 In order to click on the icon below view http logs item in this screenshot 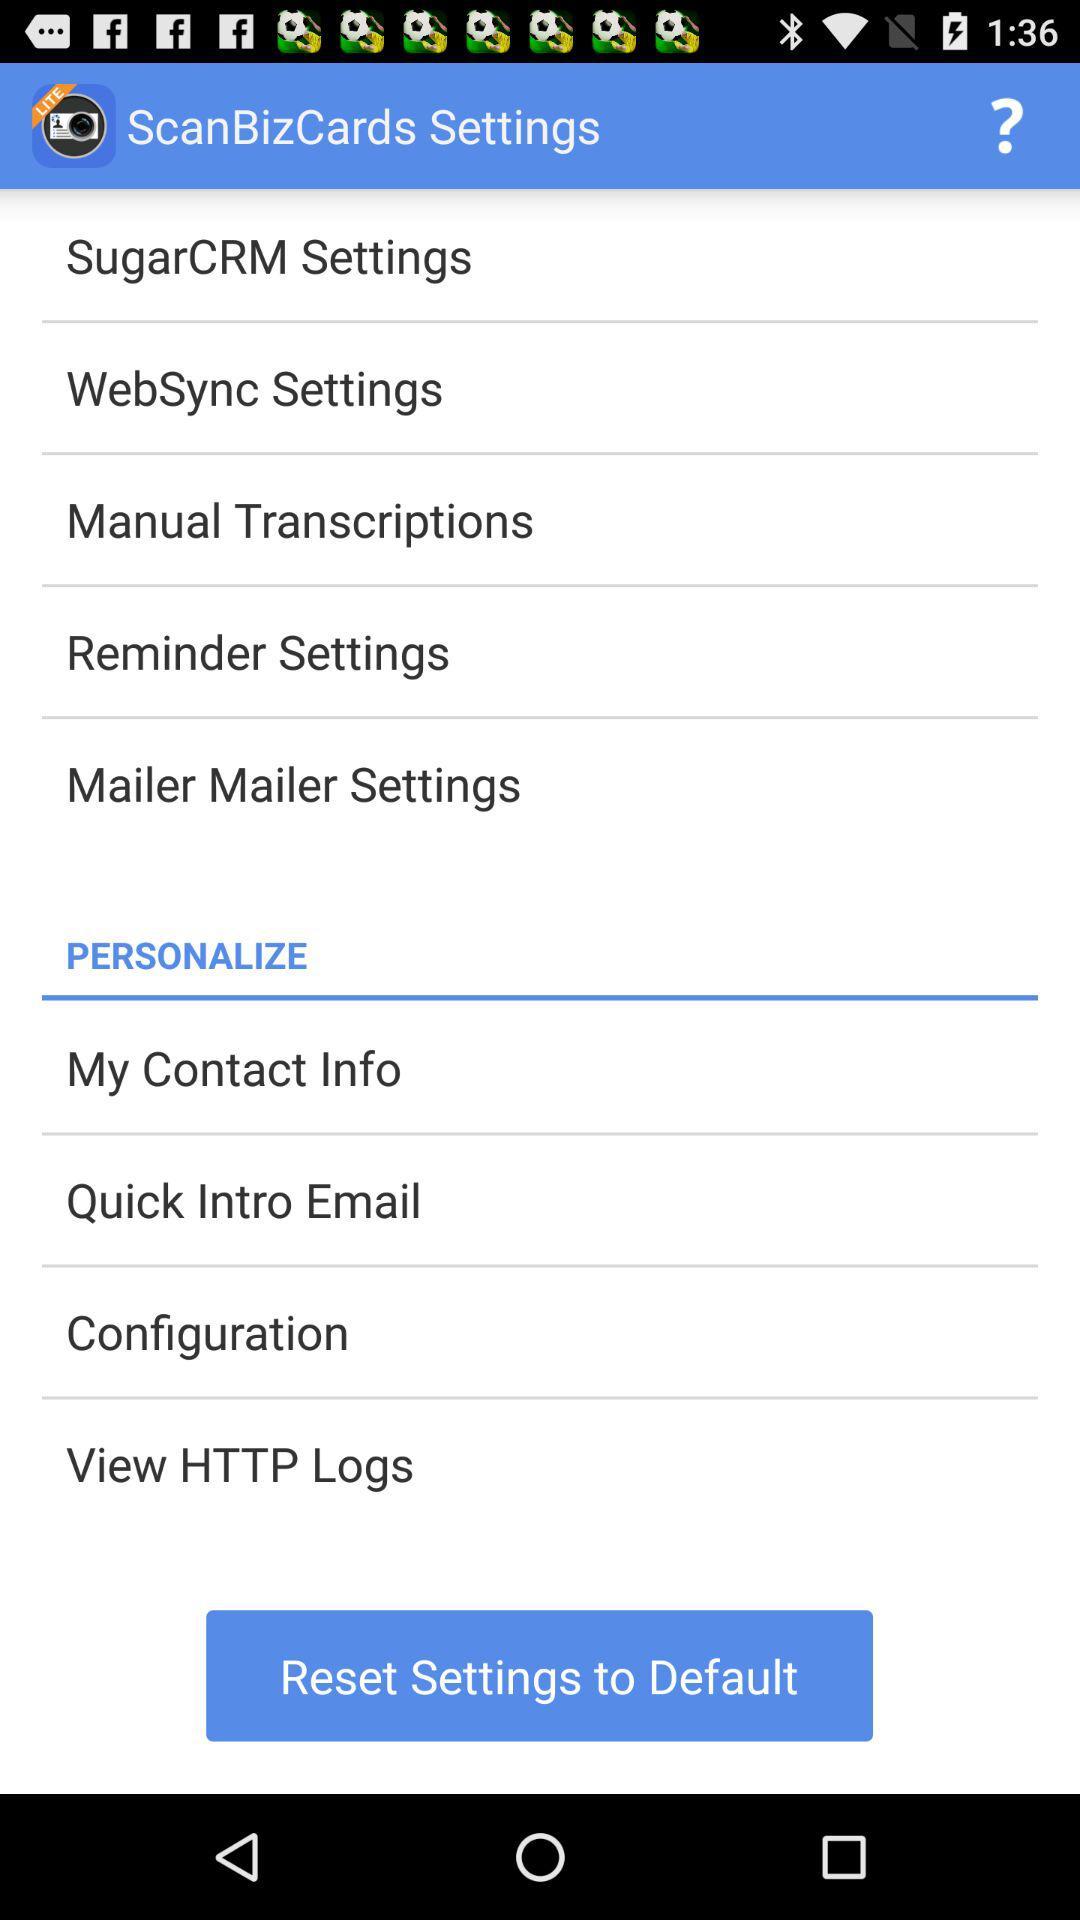, I will do `click(538, 1675)`.